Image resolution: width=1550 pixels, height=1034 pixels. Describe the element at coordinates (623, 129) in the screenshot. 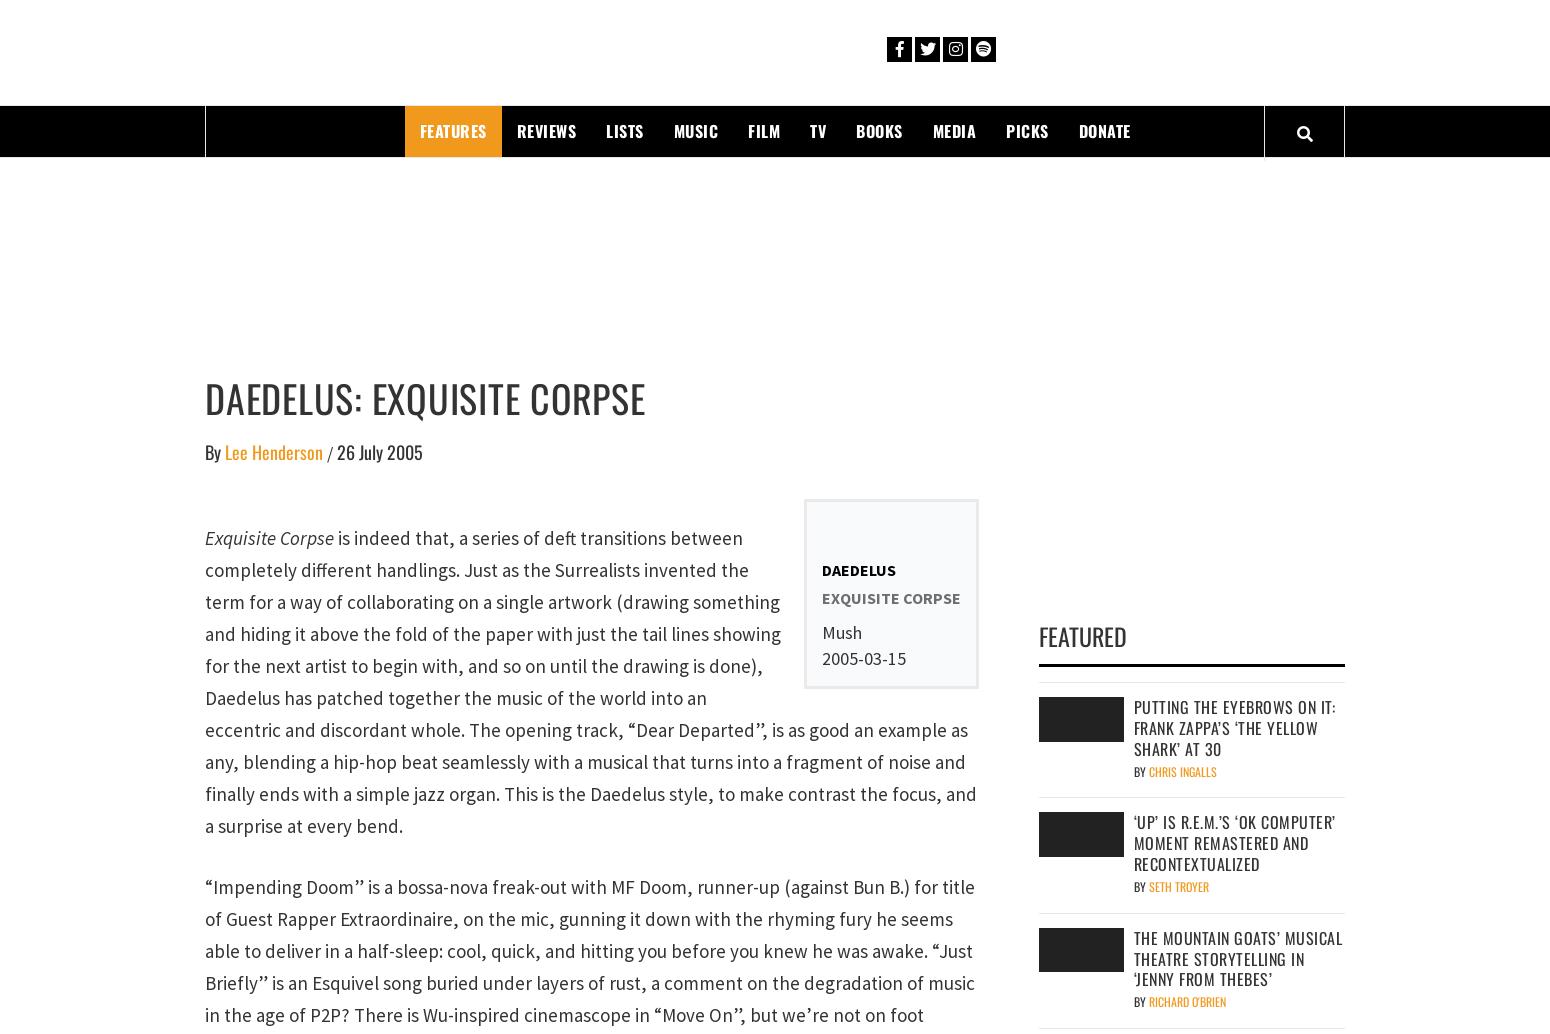

I see `'Lists'` at that location.